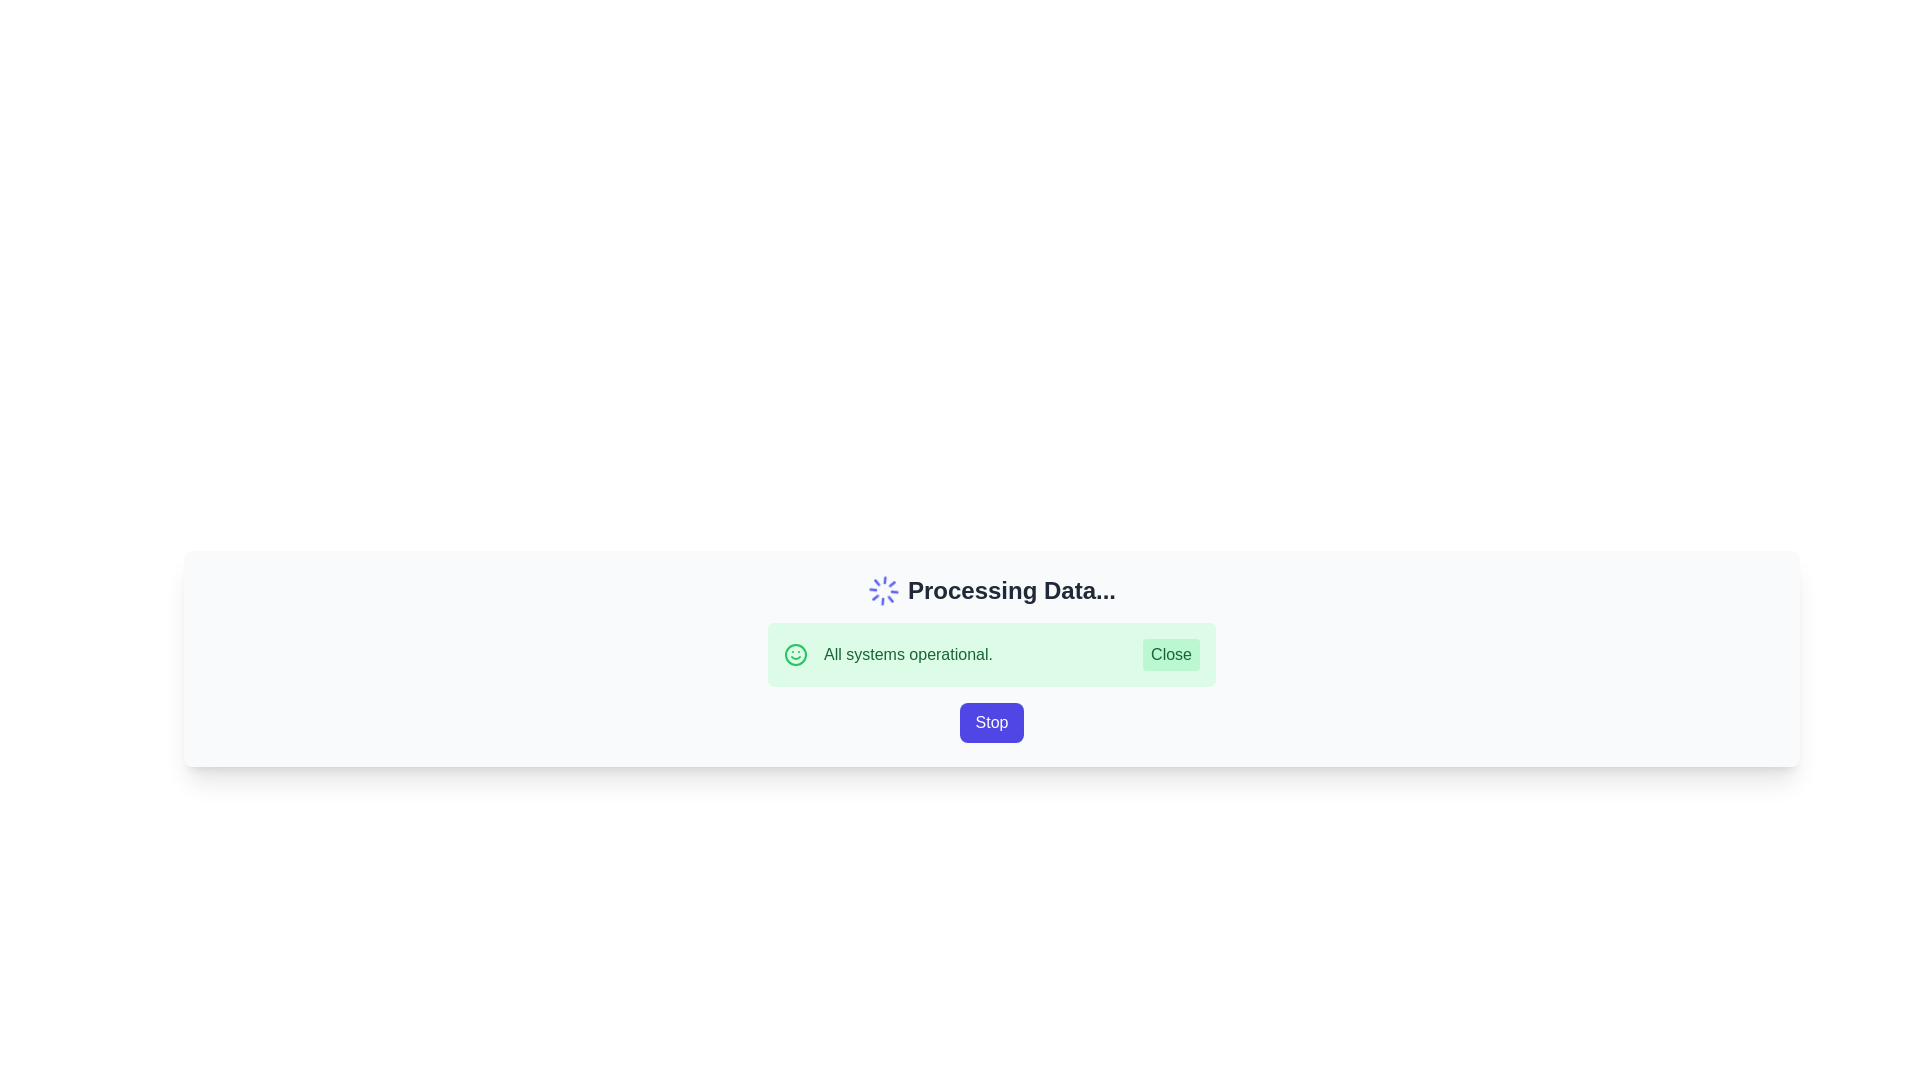 The image size is (1920, 1080). I want to click on the positive status icon located on the left side of the notification bar that indicates 'All systems operational.', so click(795, 655).